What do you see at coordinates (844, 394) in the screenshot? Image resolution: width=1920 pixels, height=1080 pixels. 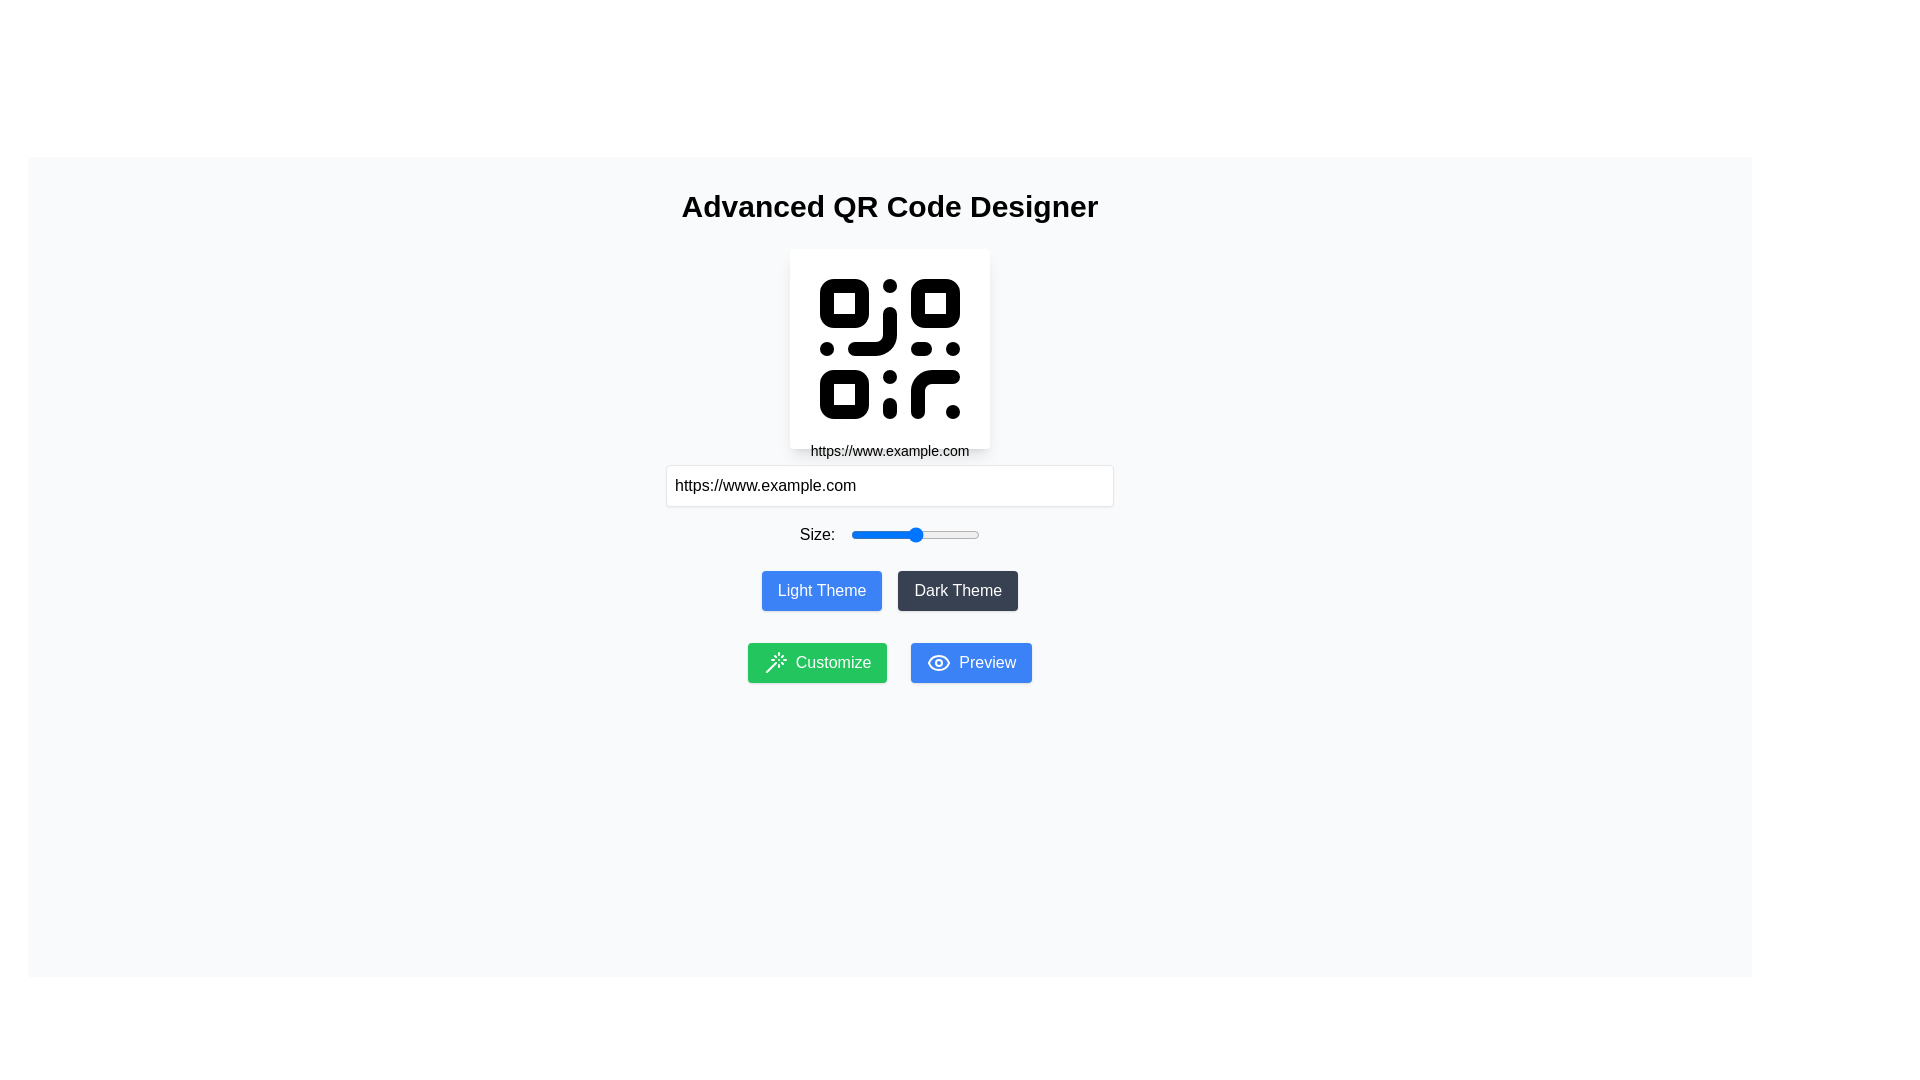 I see `the third square in the QR Code graphic, located in the bottom-left corner of the design to enhance its readability by QR Code scanners` at bounding box center [844, 394].